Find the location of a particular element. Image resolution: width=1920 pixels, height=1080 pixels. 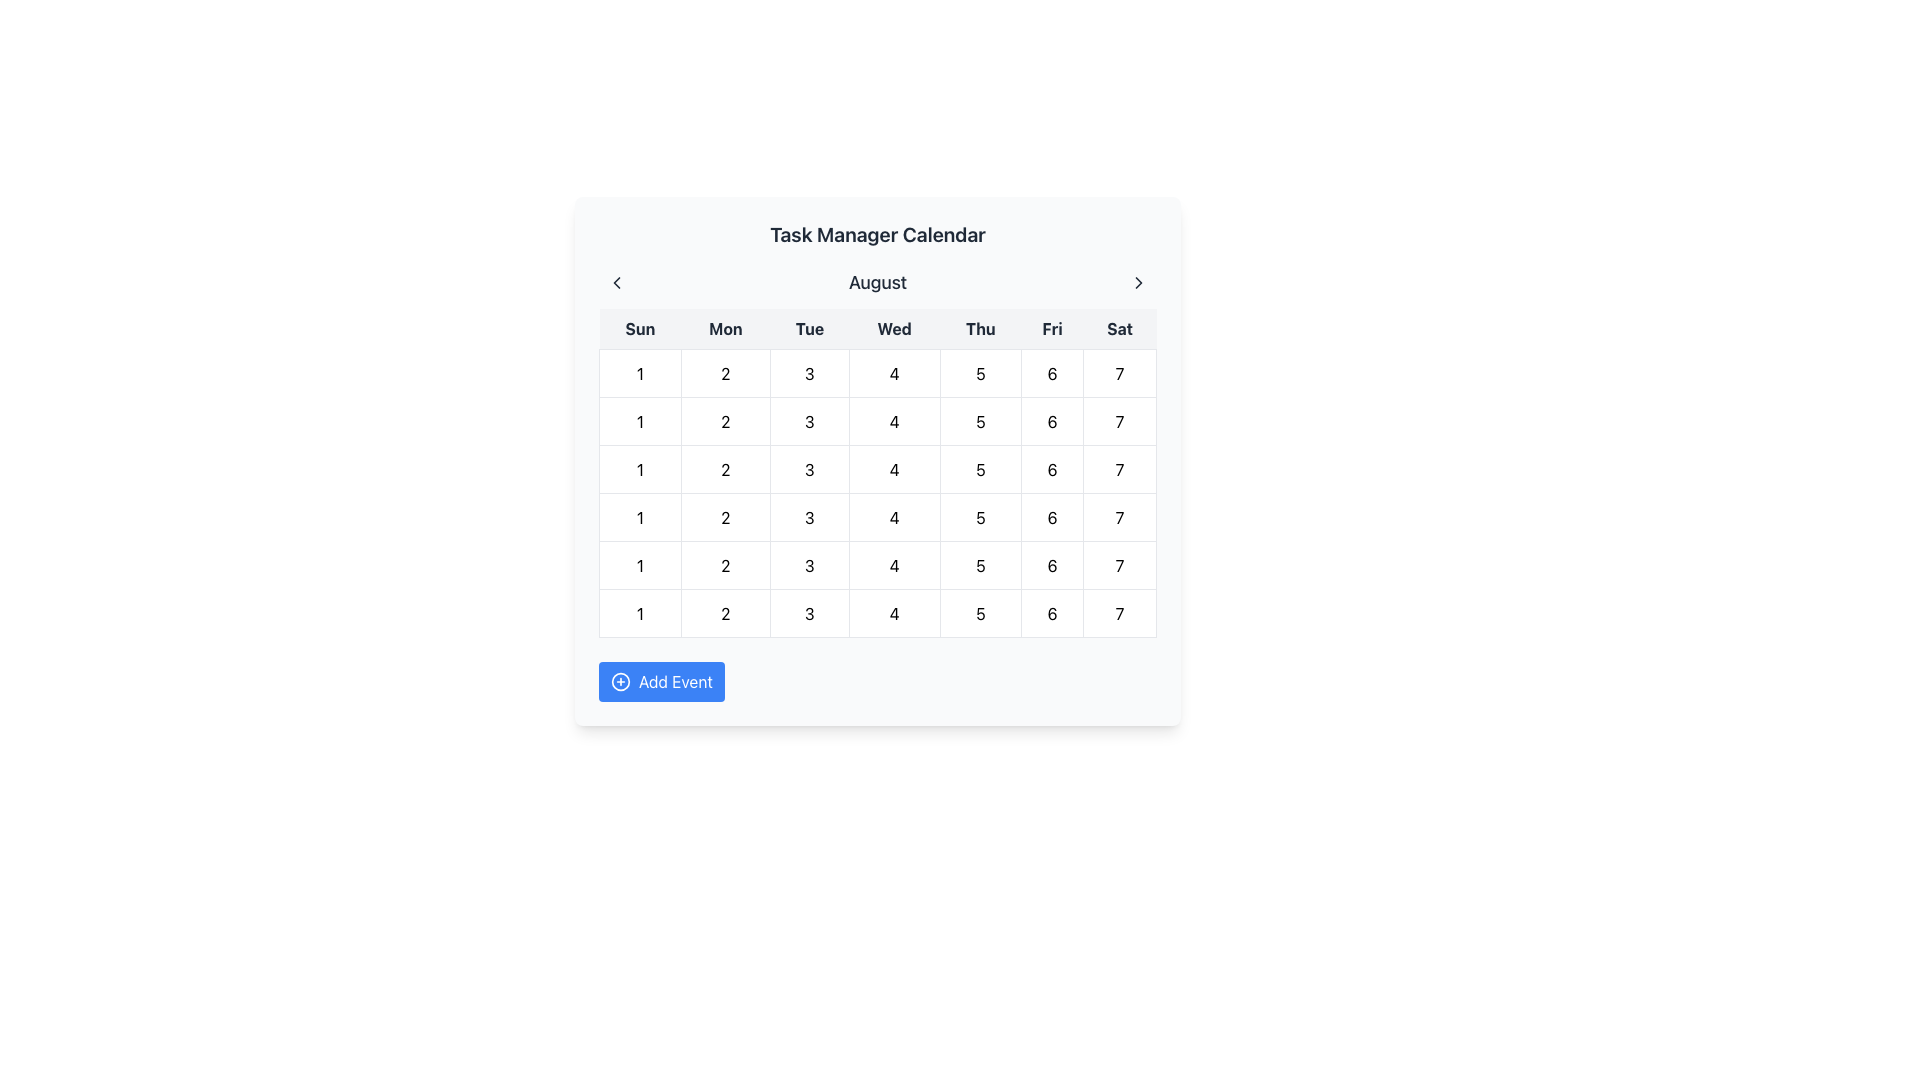

the bold number '2' displayed within a rounded, clickable area in the calendar grid under 'Mon' in the second column and fourth row is located at coordinates (724, 565).